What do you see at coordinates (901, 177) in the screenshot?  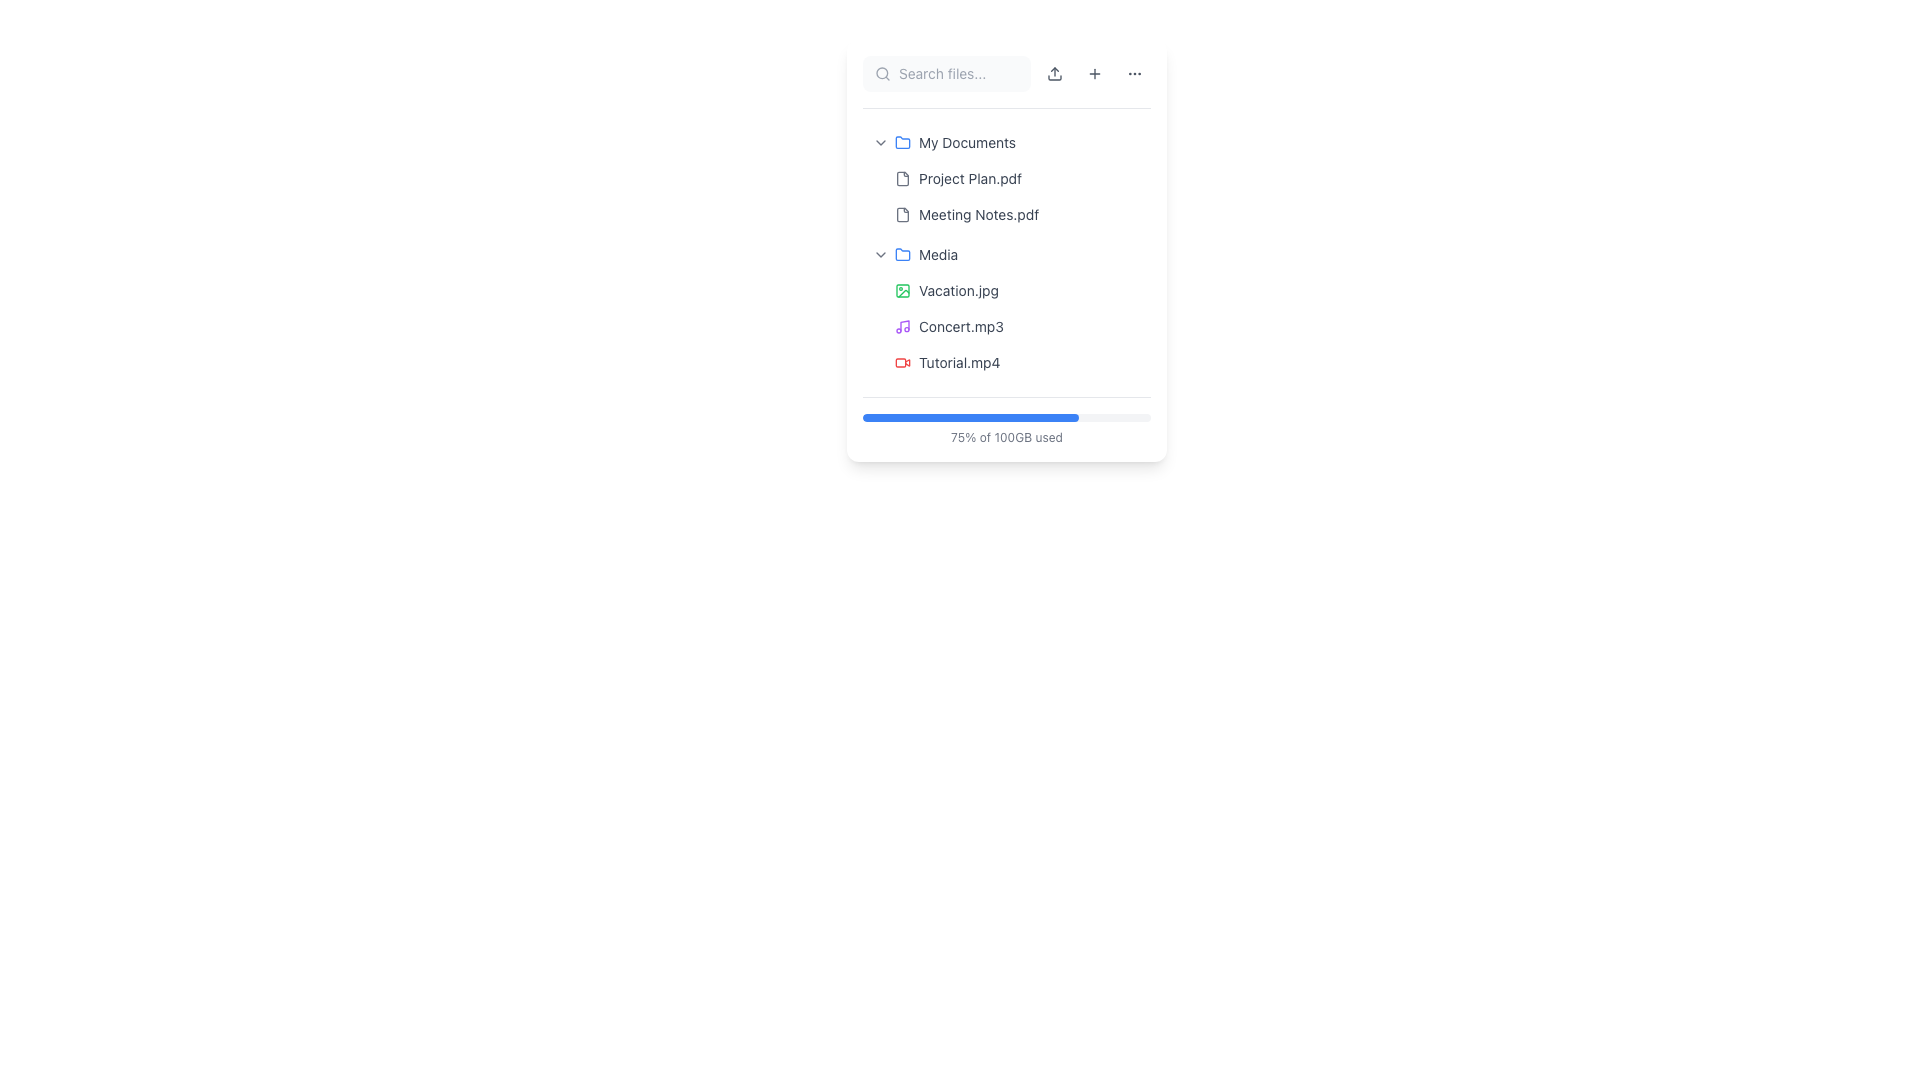 I see `the document icon located to the left of the text 'Project Plan.pdf' under the 'My Documents' folder heading` at bounding box center [901, 177].